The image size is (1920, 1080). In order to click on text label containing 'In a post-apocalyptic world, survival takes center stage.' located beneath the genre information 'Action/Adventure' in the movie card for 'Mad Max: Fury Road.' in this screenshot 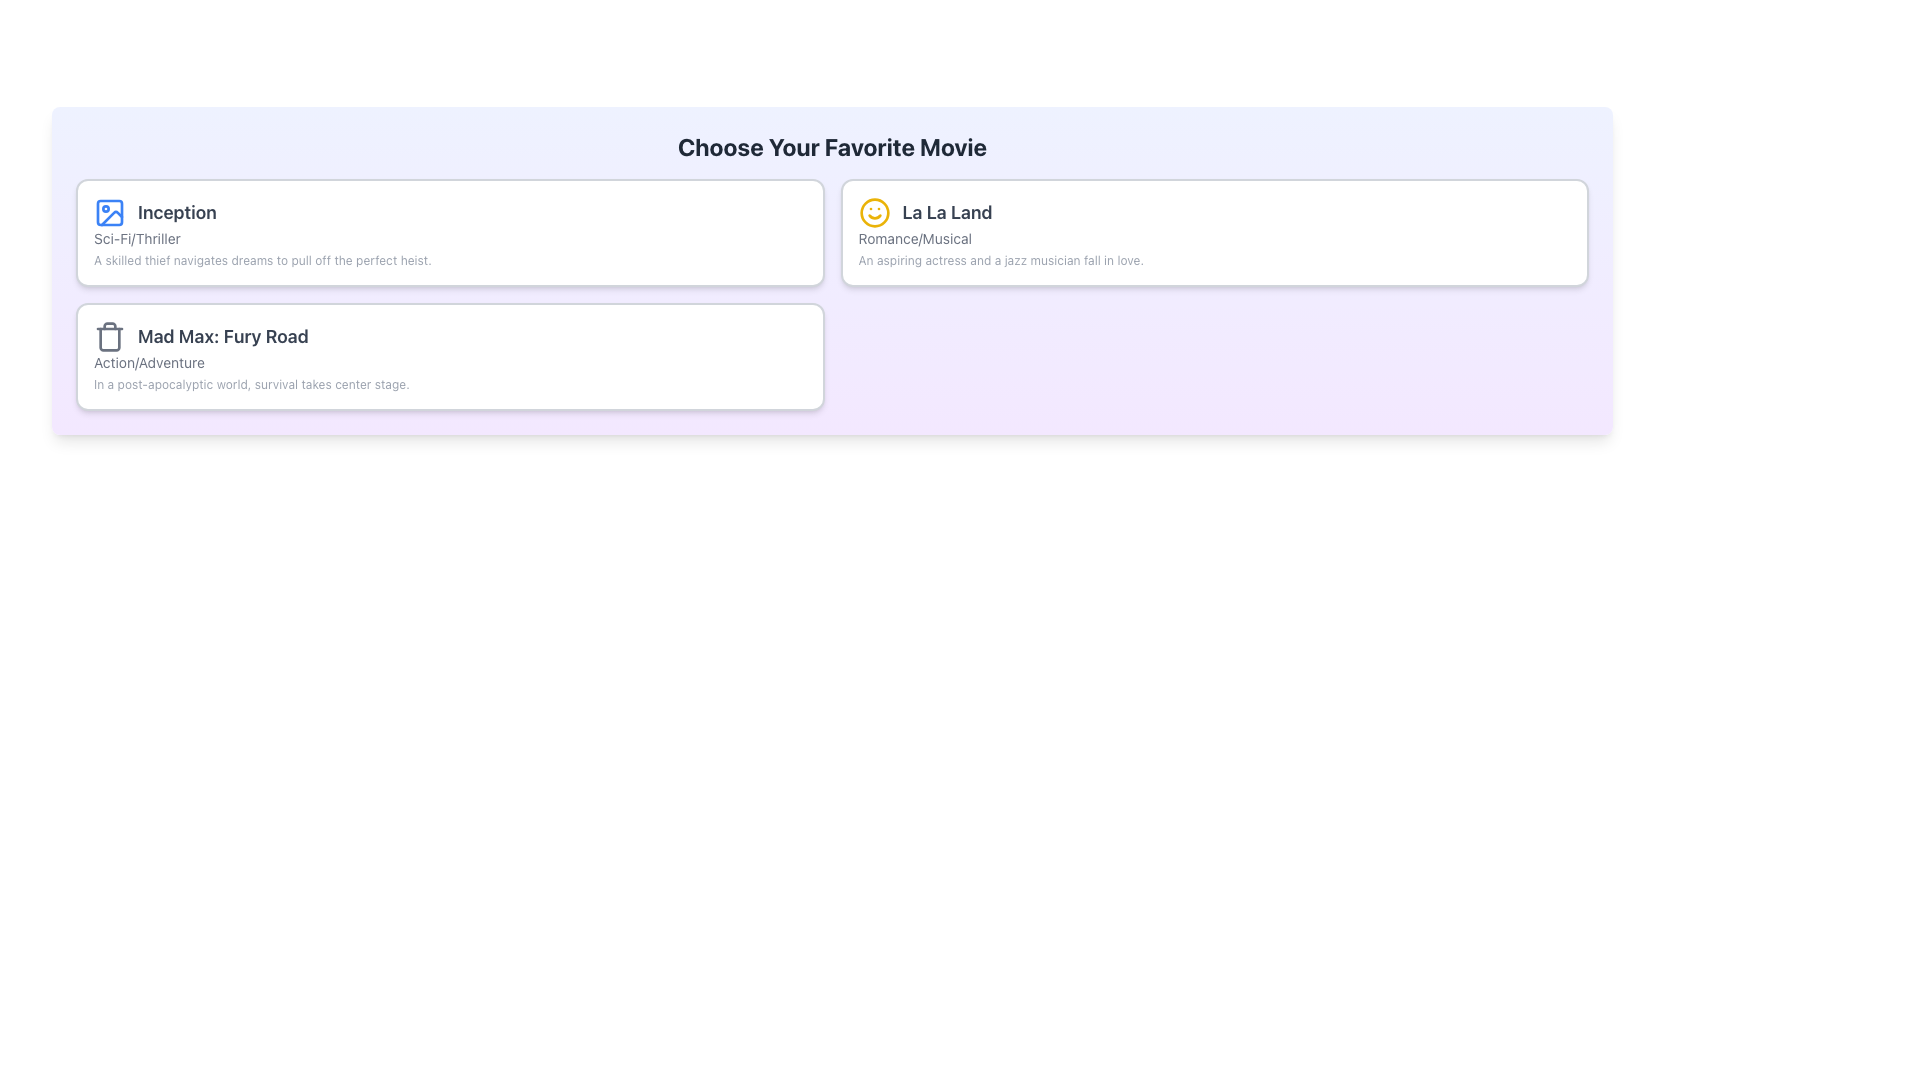, I will do `click(250, 385)`.